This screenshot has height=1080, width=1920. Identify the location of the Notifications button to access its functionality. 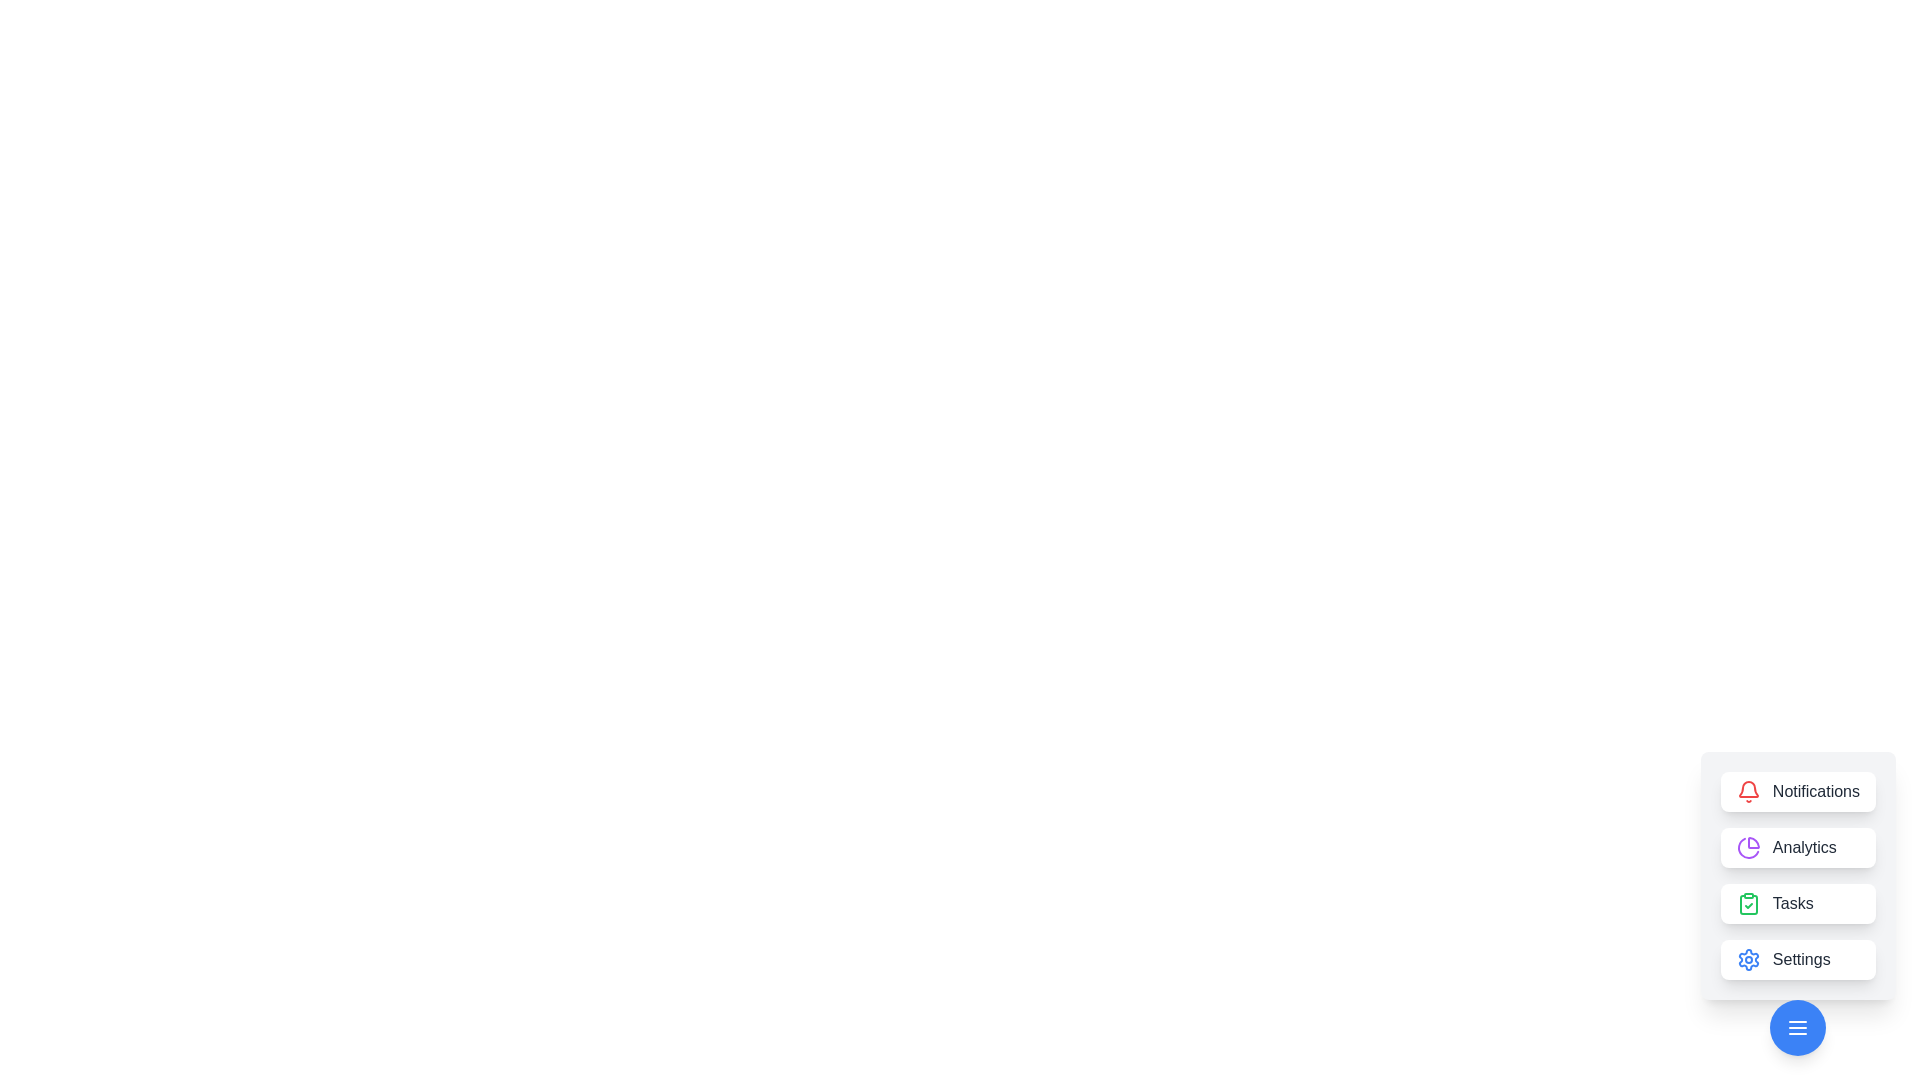
(1798, 790).